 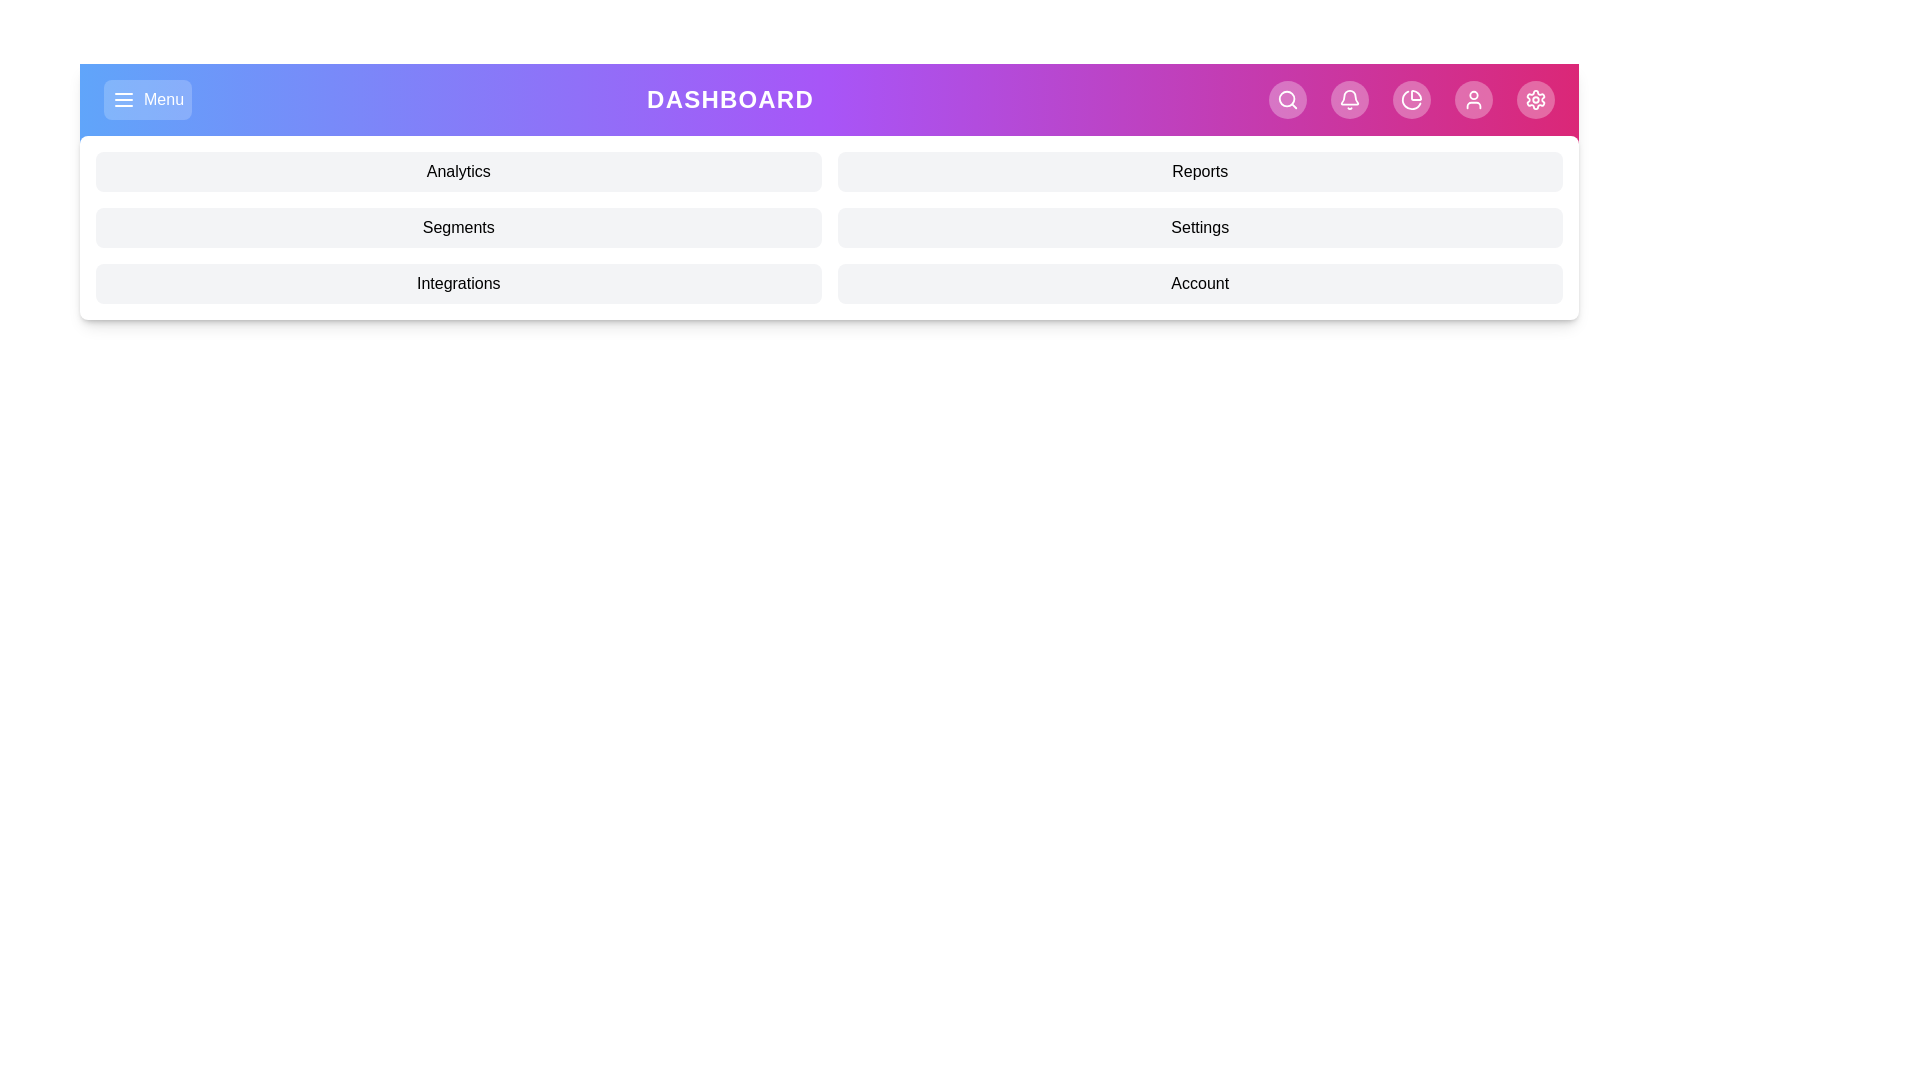 What do you see at coordinates (1200, 284) in the screenshot?
I see `the menu option Account` at bounding box center [1200, 284].